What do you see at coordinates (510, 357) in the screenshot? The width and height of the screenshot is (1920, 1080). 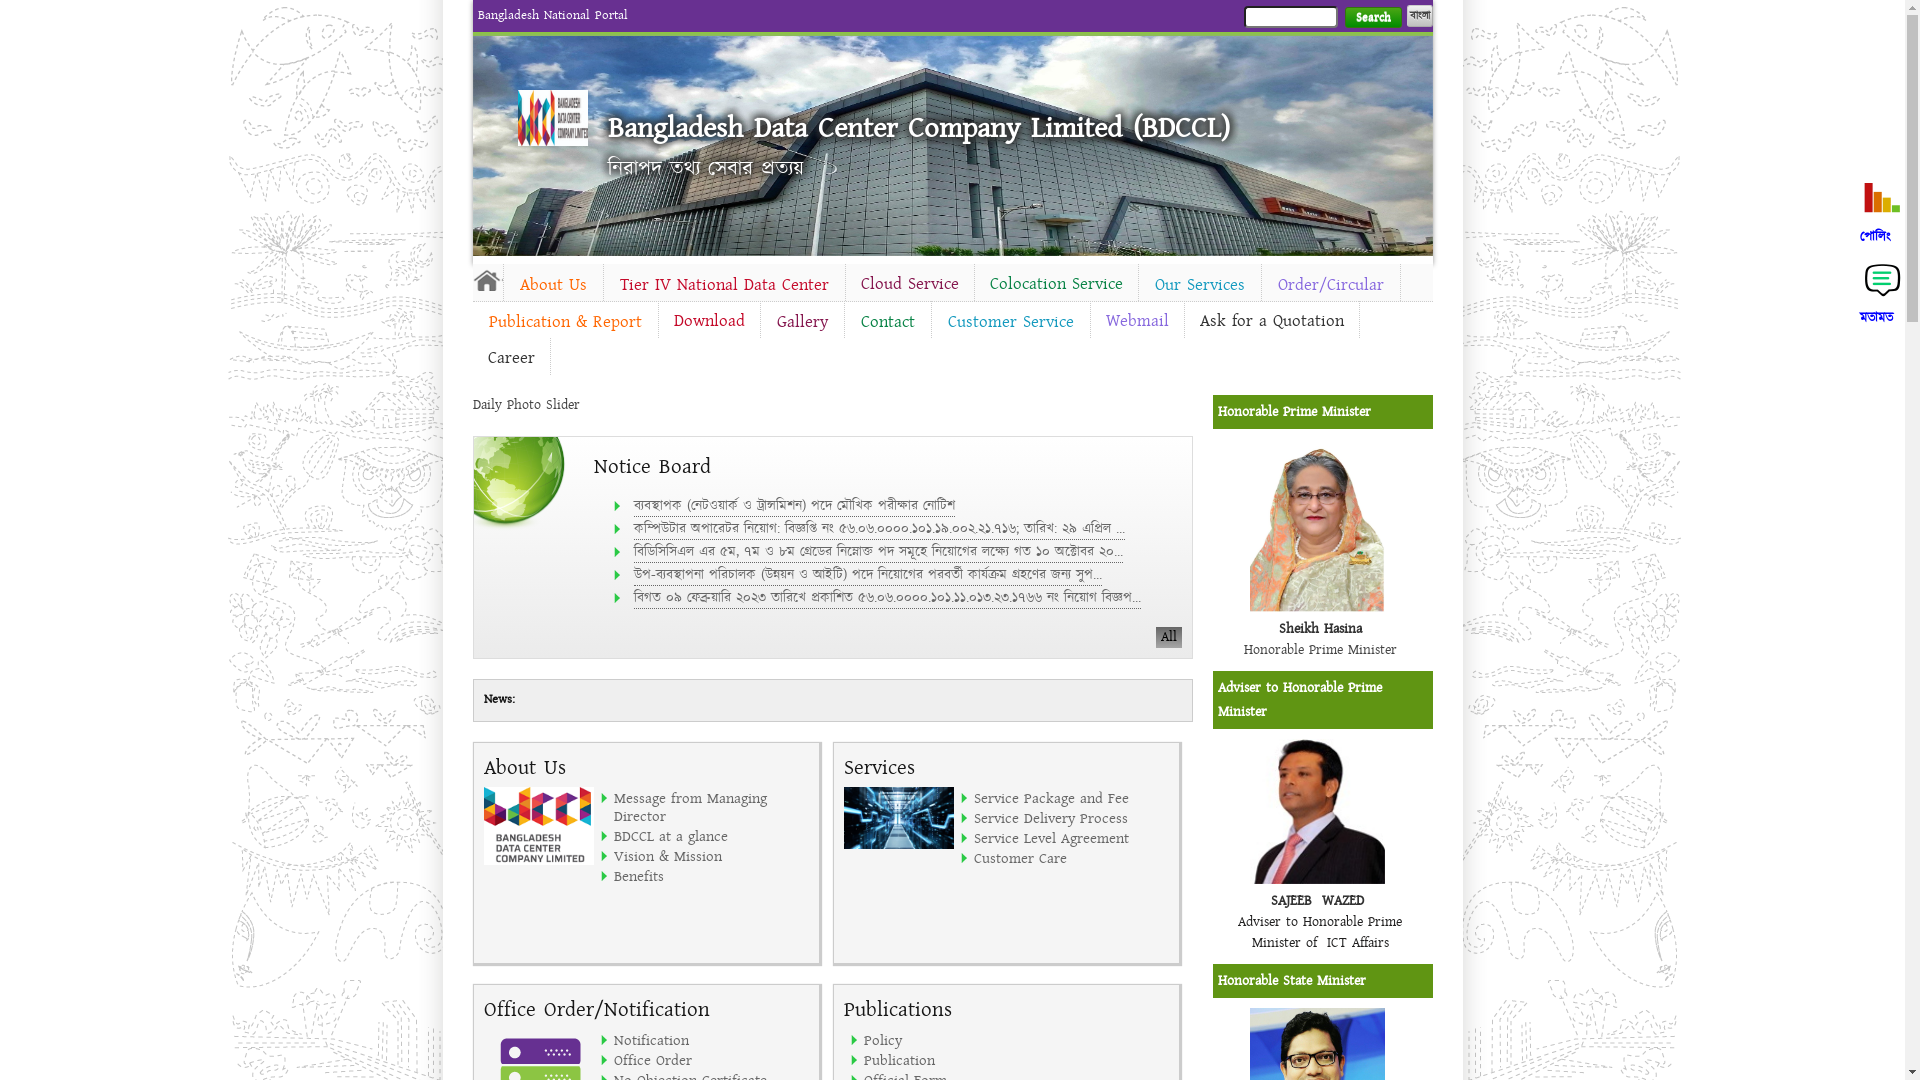 I see `'Career'` at bounding box center [510, 357].